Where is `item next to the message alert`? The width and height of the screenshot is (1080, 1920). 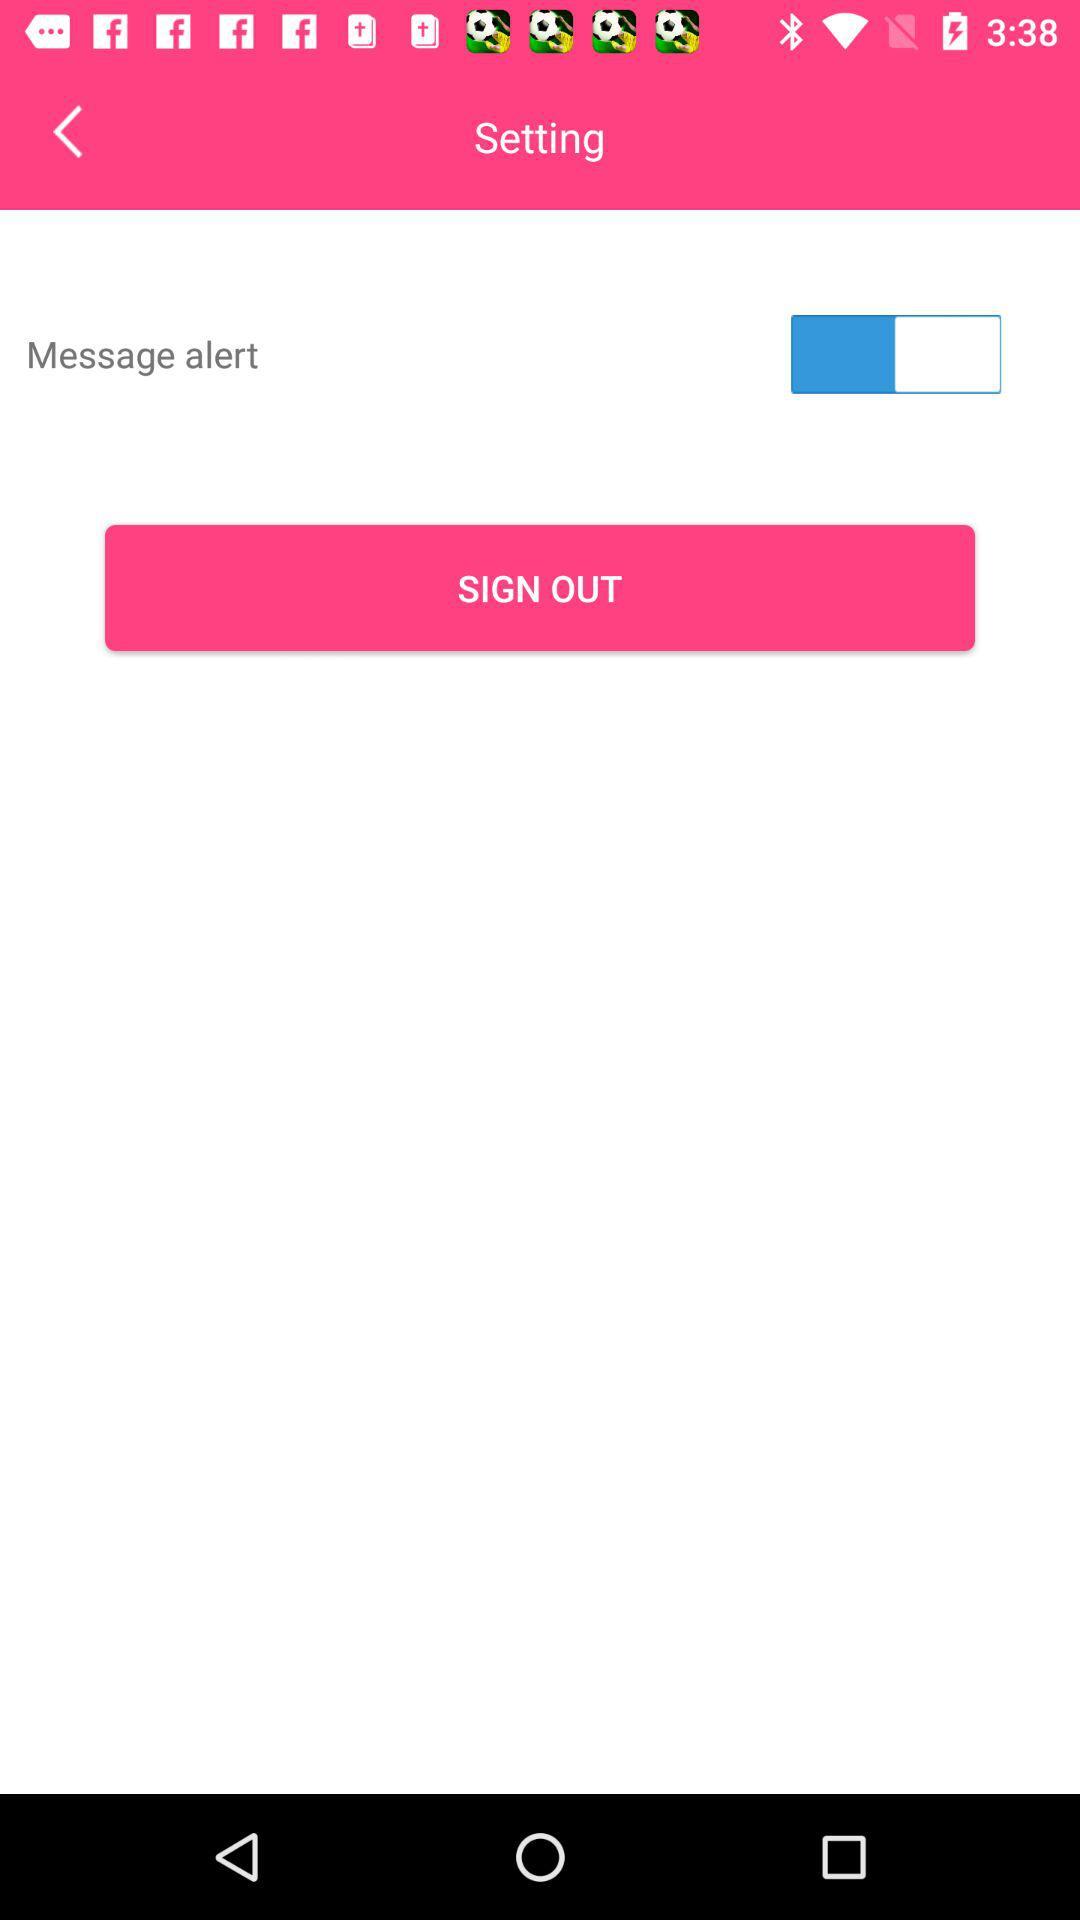 item next to the message alert is located at coordinates (895, 354).